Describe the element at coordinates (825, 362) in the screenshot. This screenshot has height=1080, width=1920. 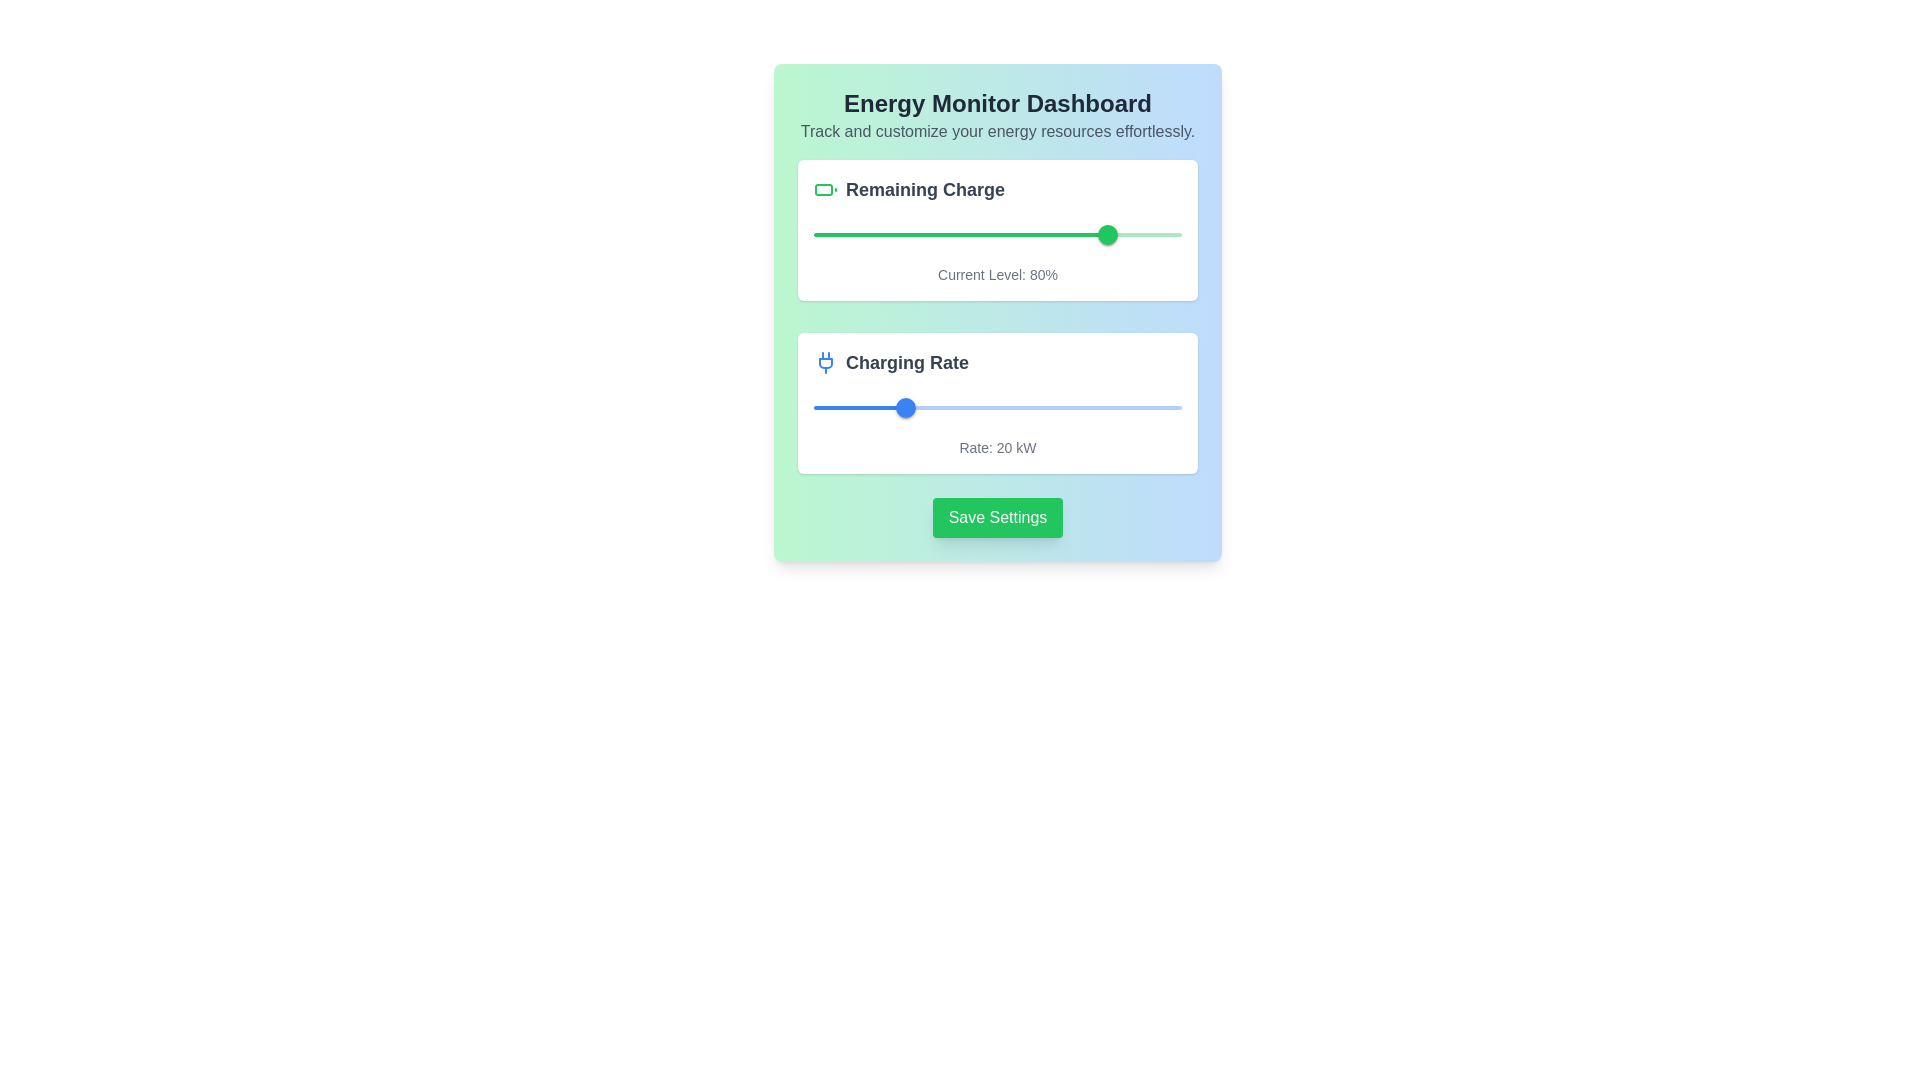
I see `the decorative plug icon that visually identifies the charging rate section, located to the left of the 'Charging Rate' label` at that location.